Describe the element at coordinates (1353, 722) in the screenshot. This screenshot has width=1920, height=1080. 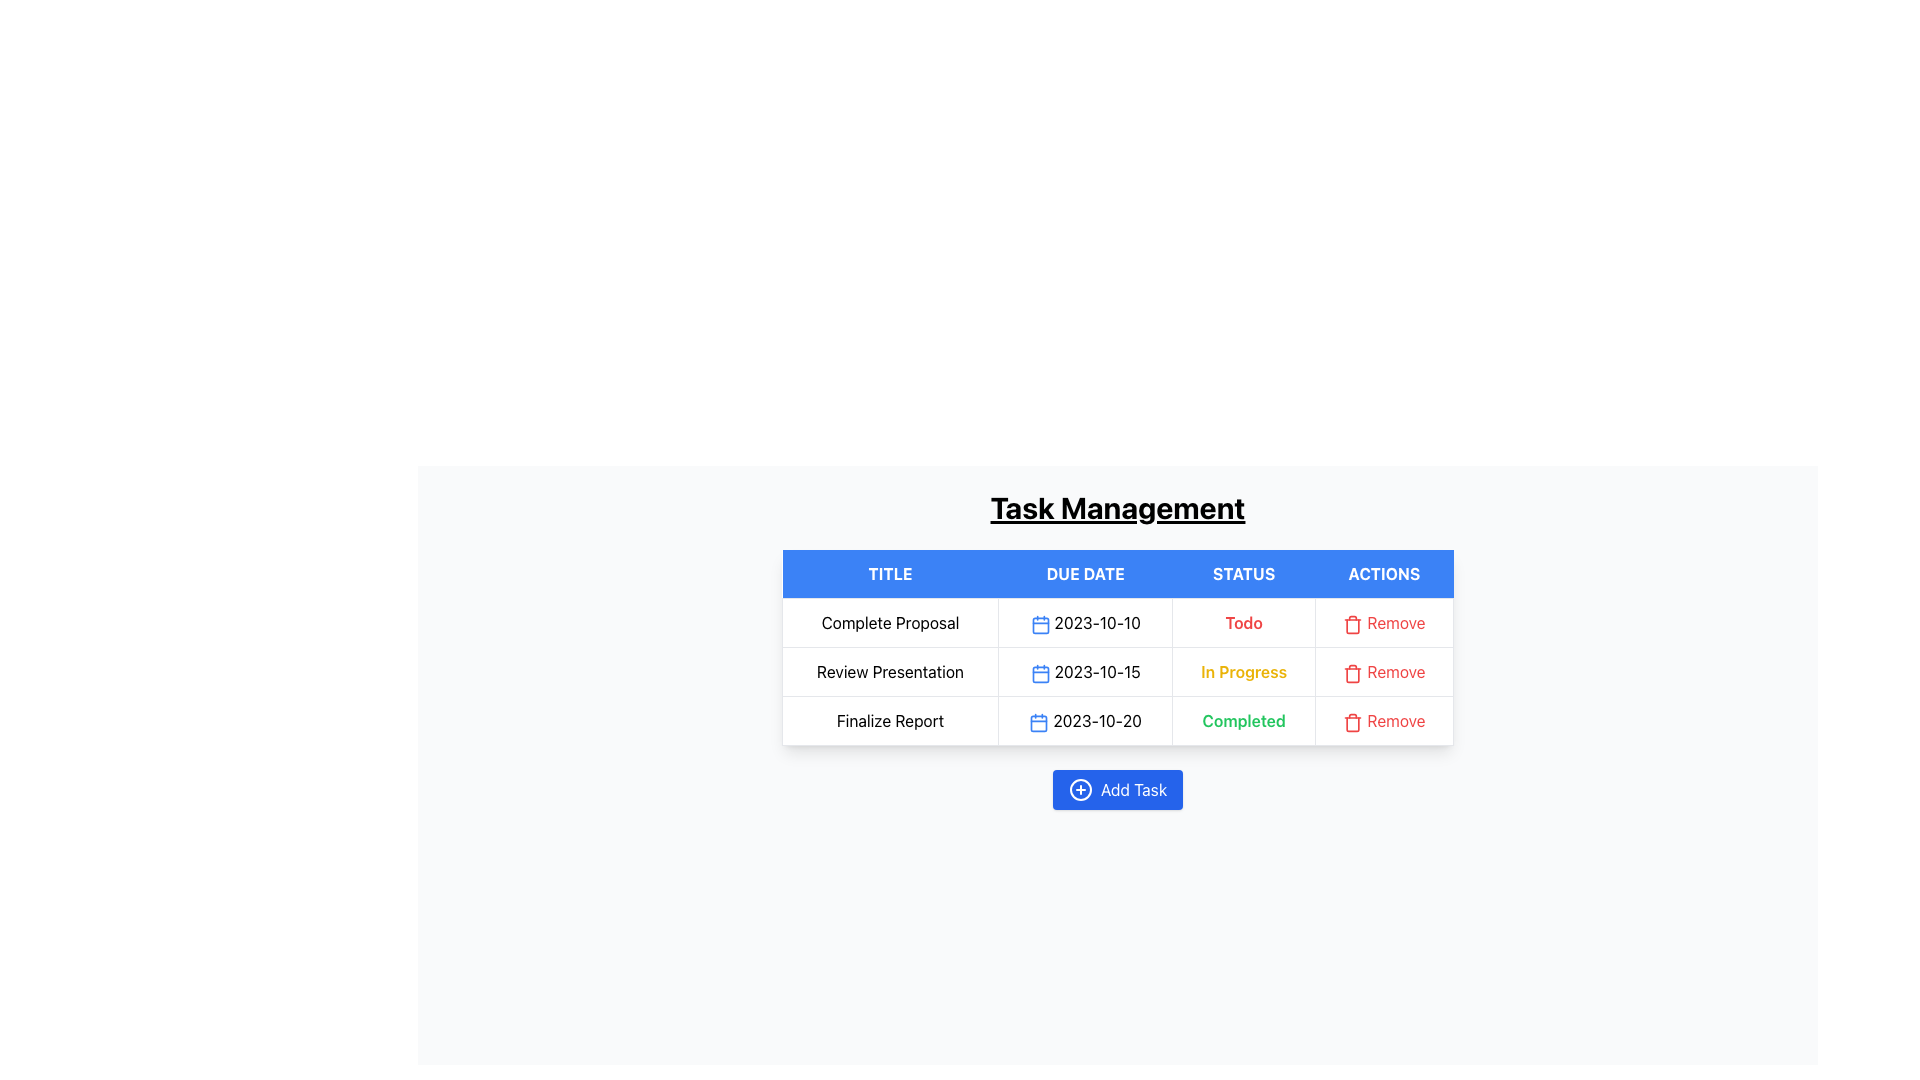
I see `the delete icon button located in the 'Actions' column of the third row, adjacent to the 'Completed' status` at that location.